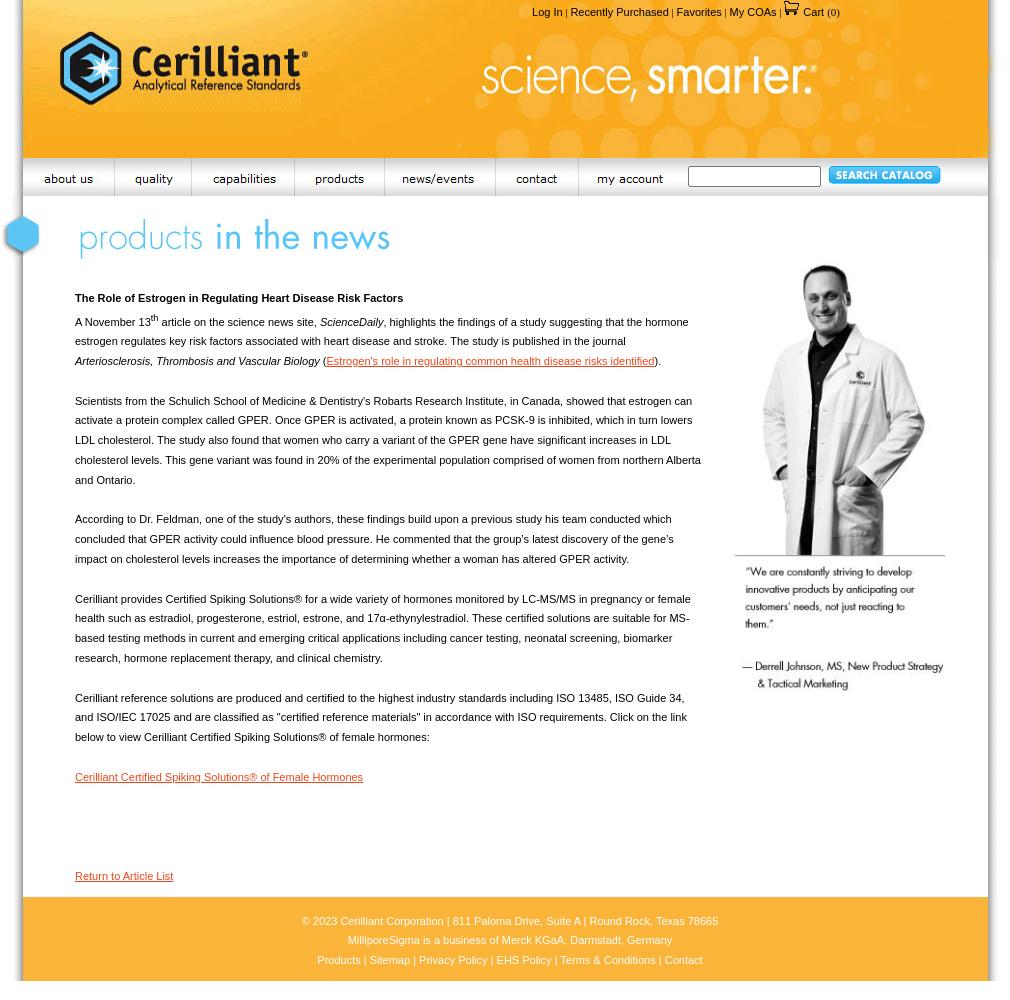 The width and height of the screenshot is (1010, 1000). I want to click on 'Favorites', so click(674, 12).